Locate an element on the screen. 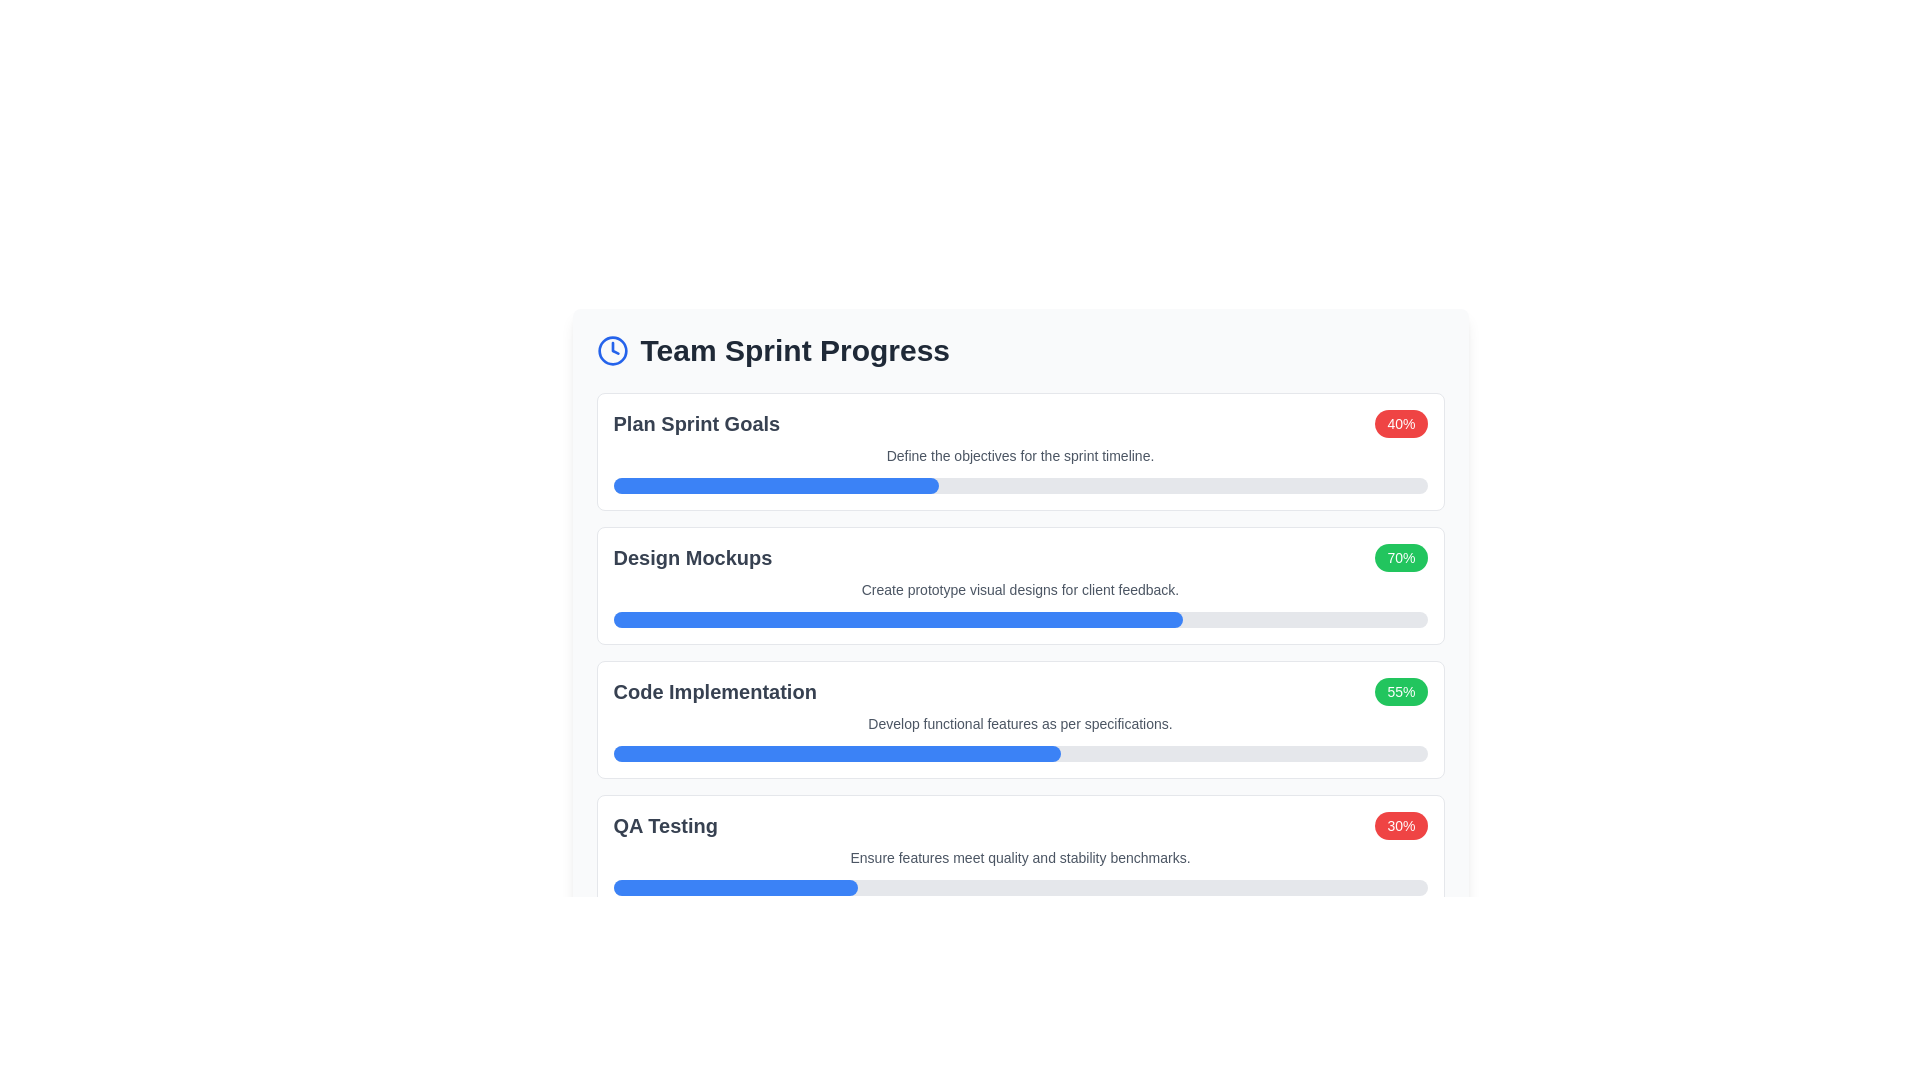 The image size is (1920, 1080). the horizontal progress bar located in the 'Plan Sprint Goals' section of the 'Team Sprint Progress' interface, which is indicated by a gray background and a blue-filled portion is located at coordinates (1020, 486).